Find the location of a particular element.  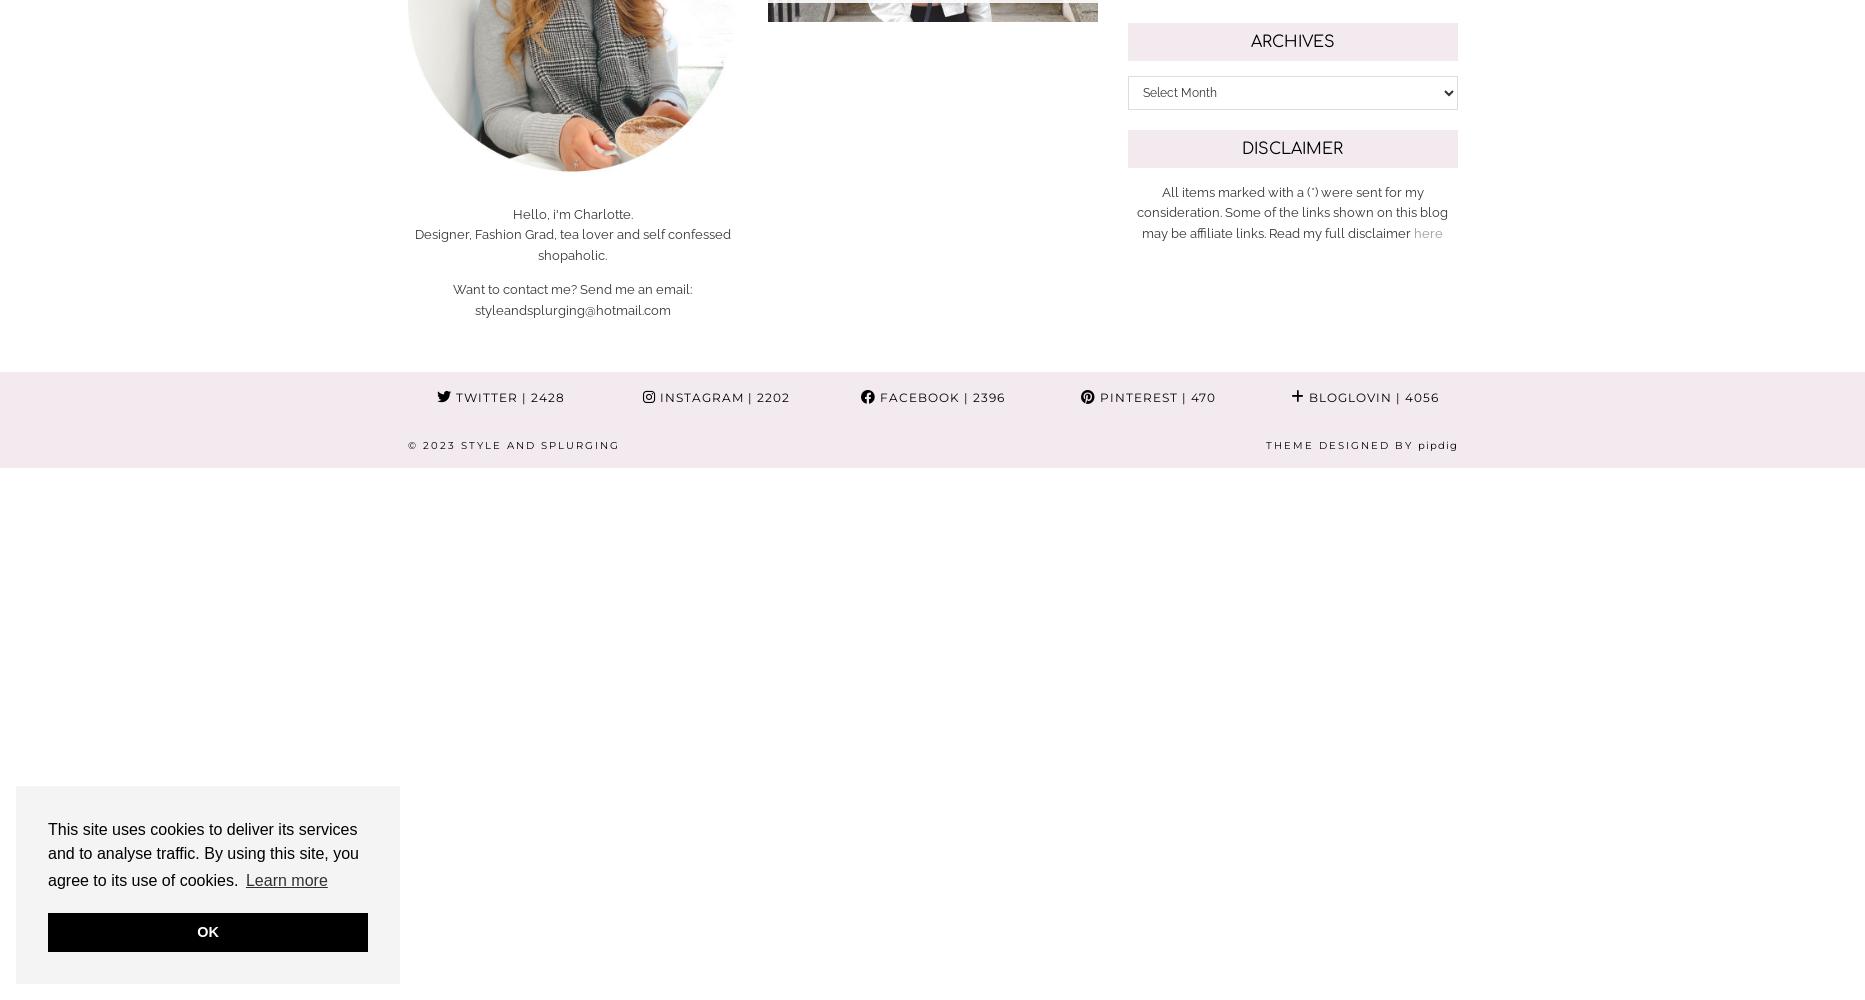

'| 2428' is located at coordinates (540, 396).